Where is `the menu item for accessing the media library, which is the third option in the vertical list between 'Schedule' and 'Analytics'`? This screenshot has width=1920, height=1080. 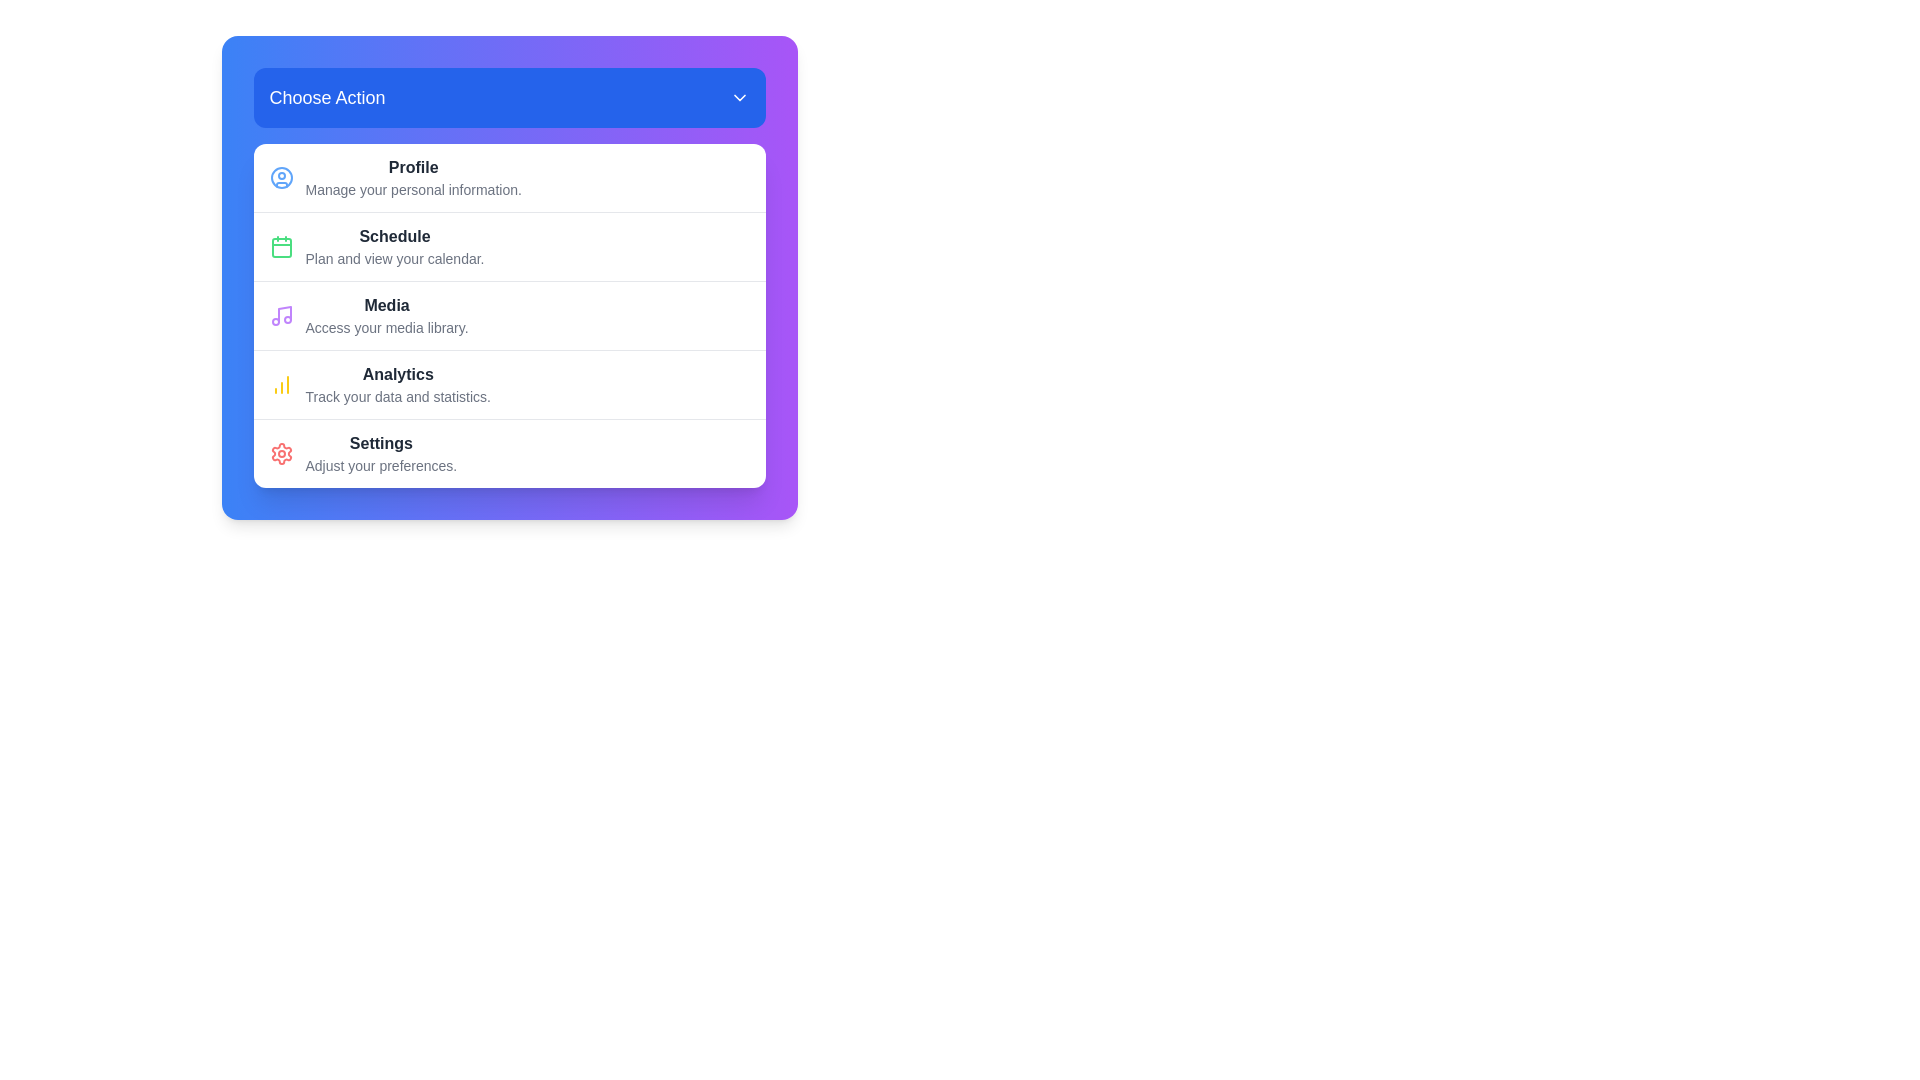 the menu item for accessing the media library, which is the third option in the vertical list between 'Schedule' and 'Analytics' is located at coordinates (509, 315).